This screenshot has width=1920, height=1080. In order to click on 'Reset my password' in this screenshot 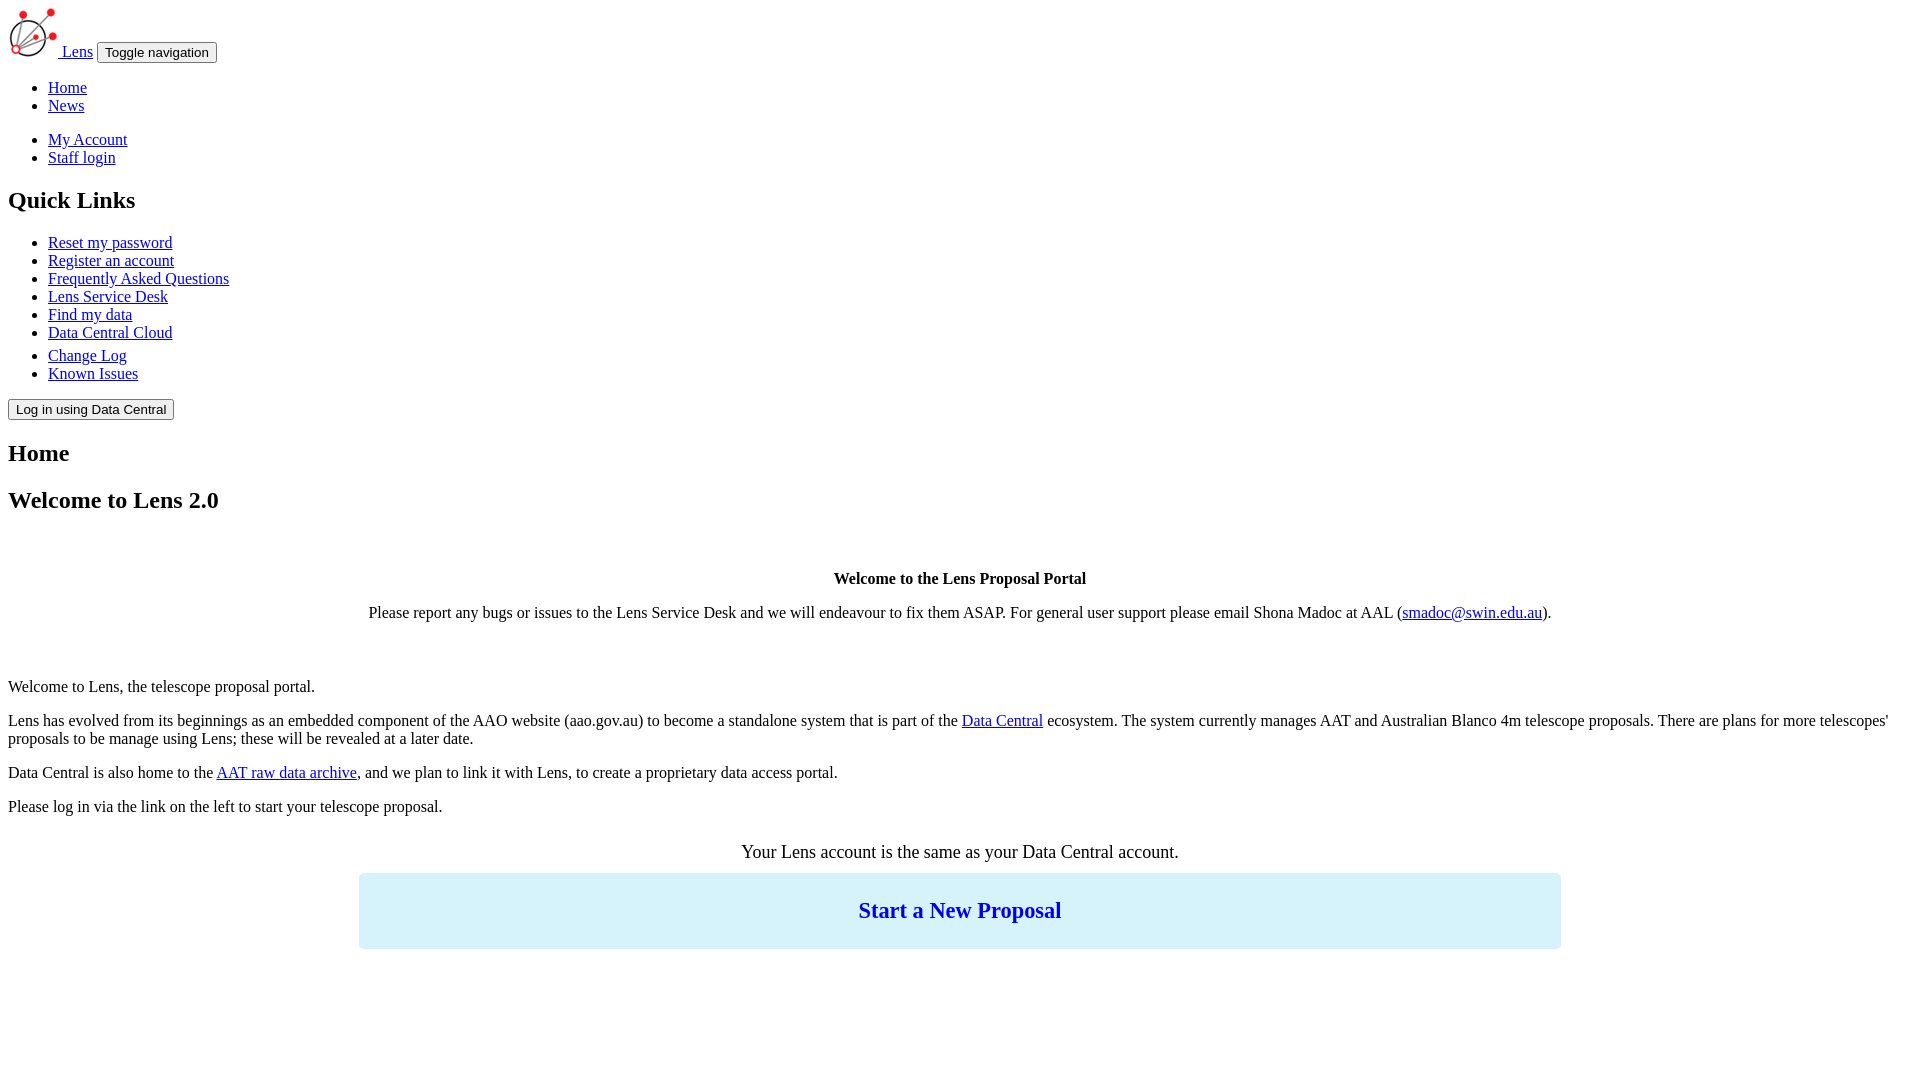, I will do `click(109, 241)`.